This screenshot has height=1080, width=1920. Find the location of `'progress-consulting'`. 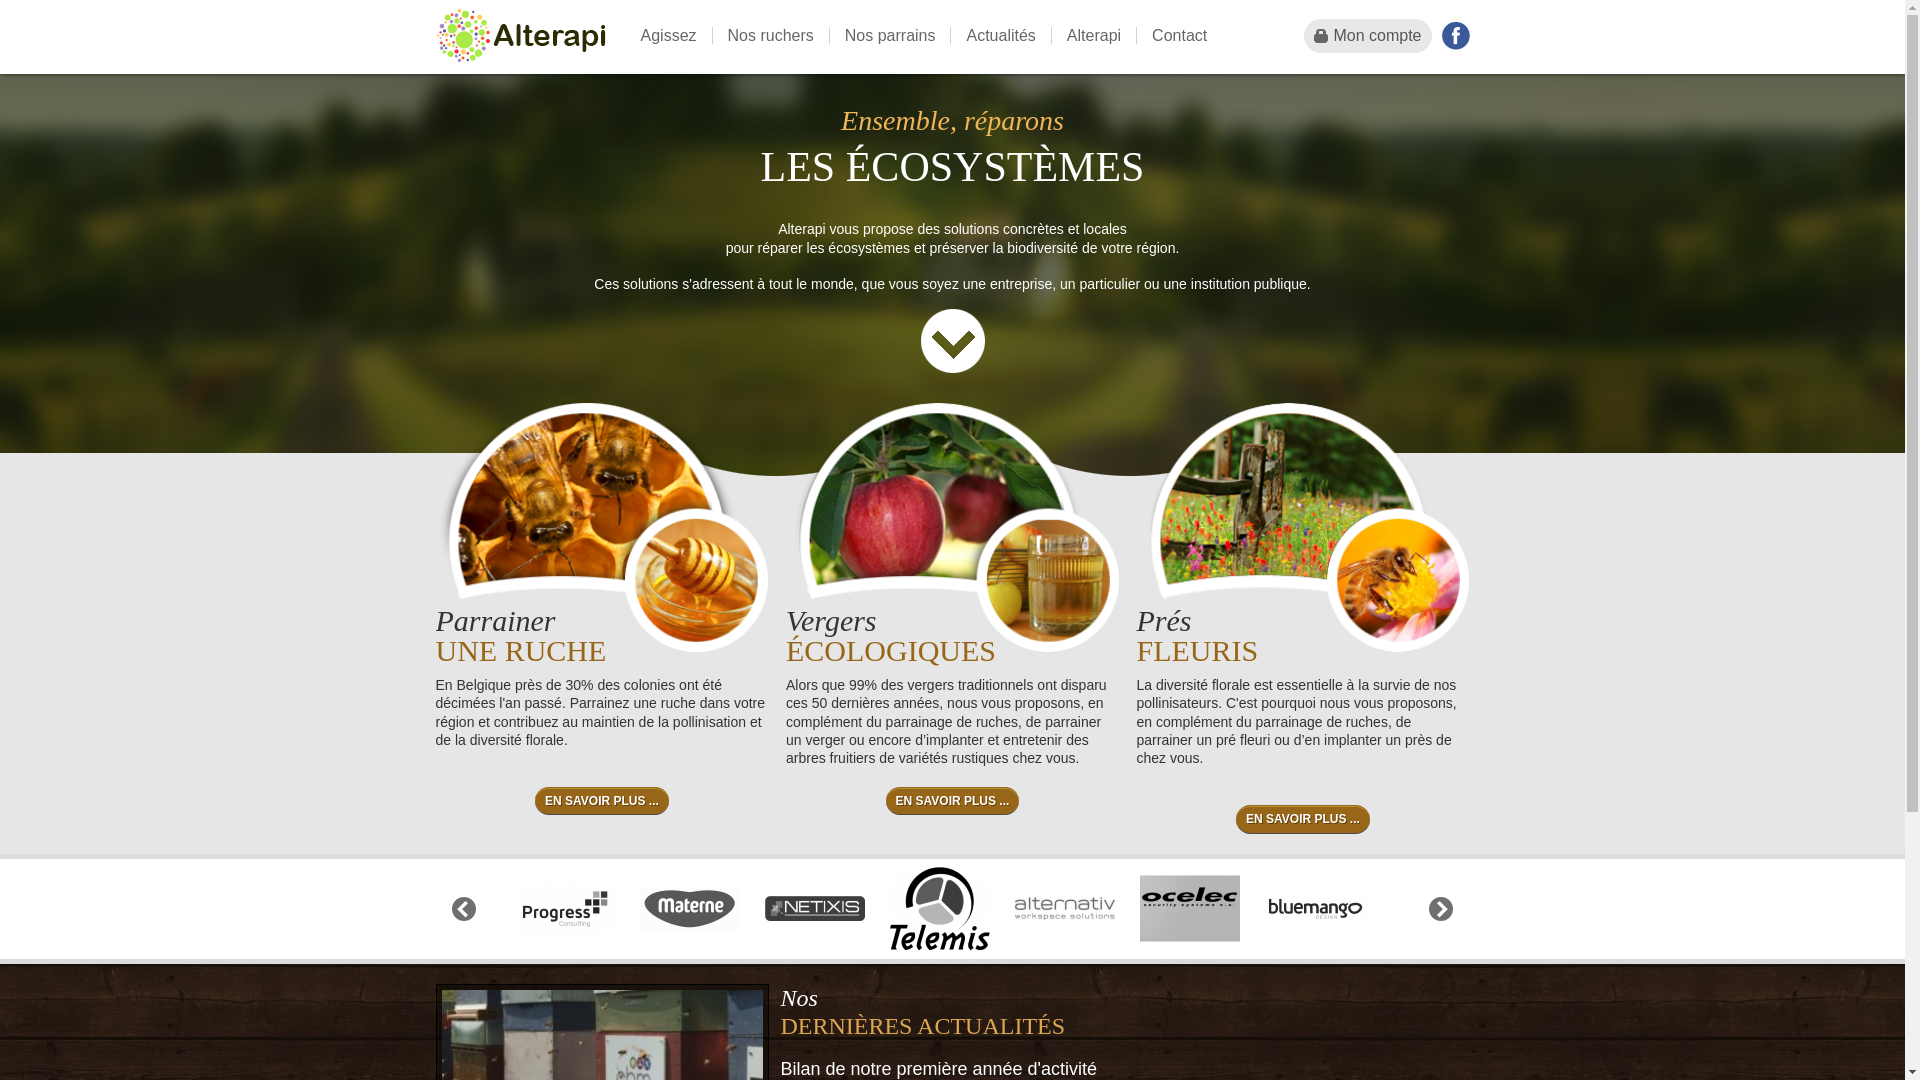

'progress-consulting' is located at coordinates (564, 909).